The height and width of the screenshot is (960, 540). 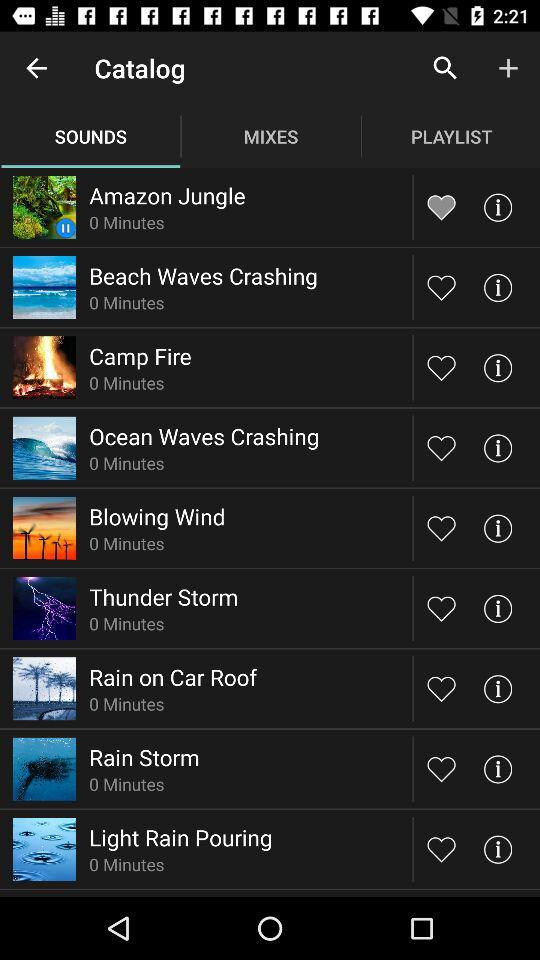 I want to click on press this heart if you love it, so click(x=441, y=286).